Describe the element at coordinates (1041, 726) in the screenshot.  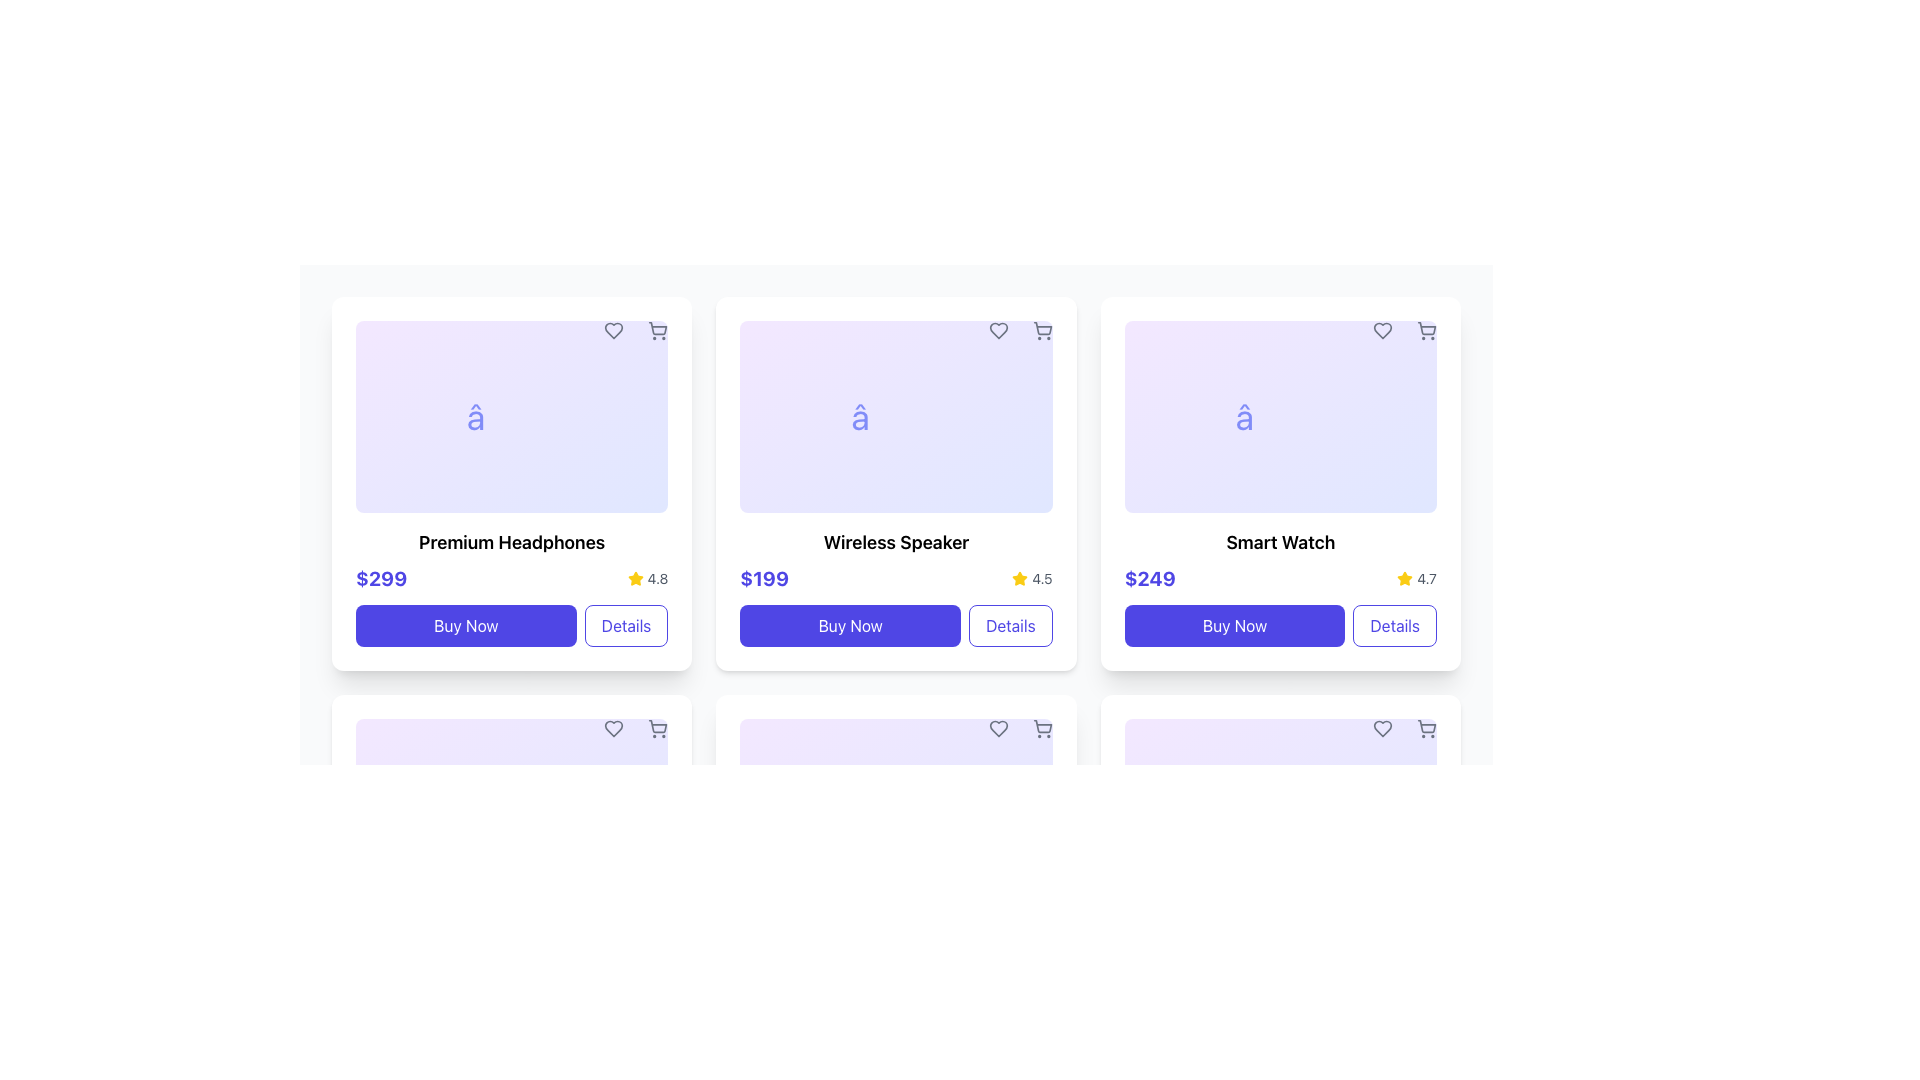
I see `the shopping cart icon in the top-right corner of the 'Wireless Speaker' product card` at that location.